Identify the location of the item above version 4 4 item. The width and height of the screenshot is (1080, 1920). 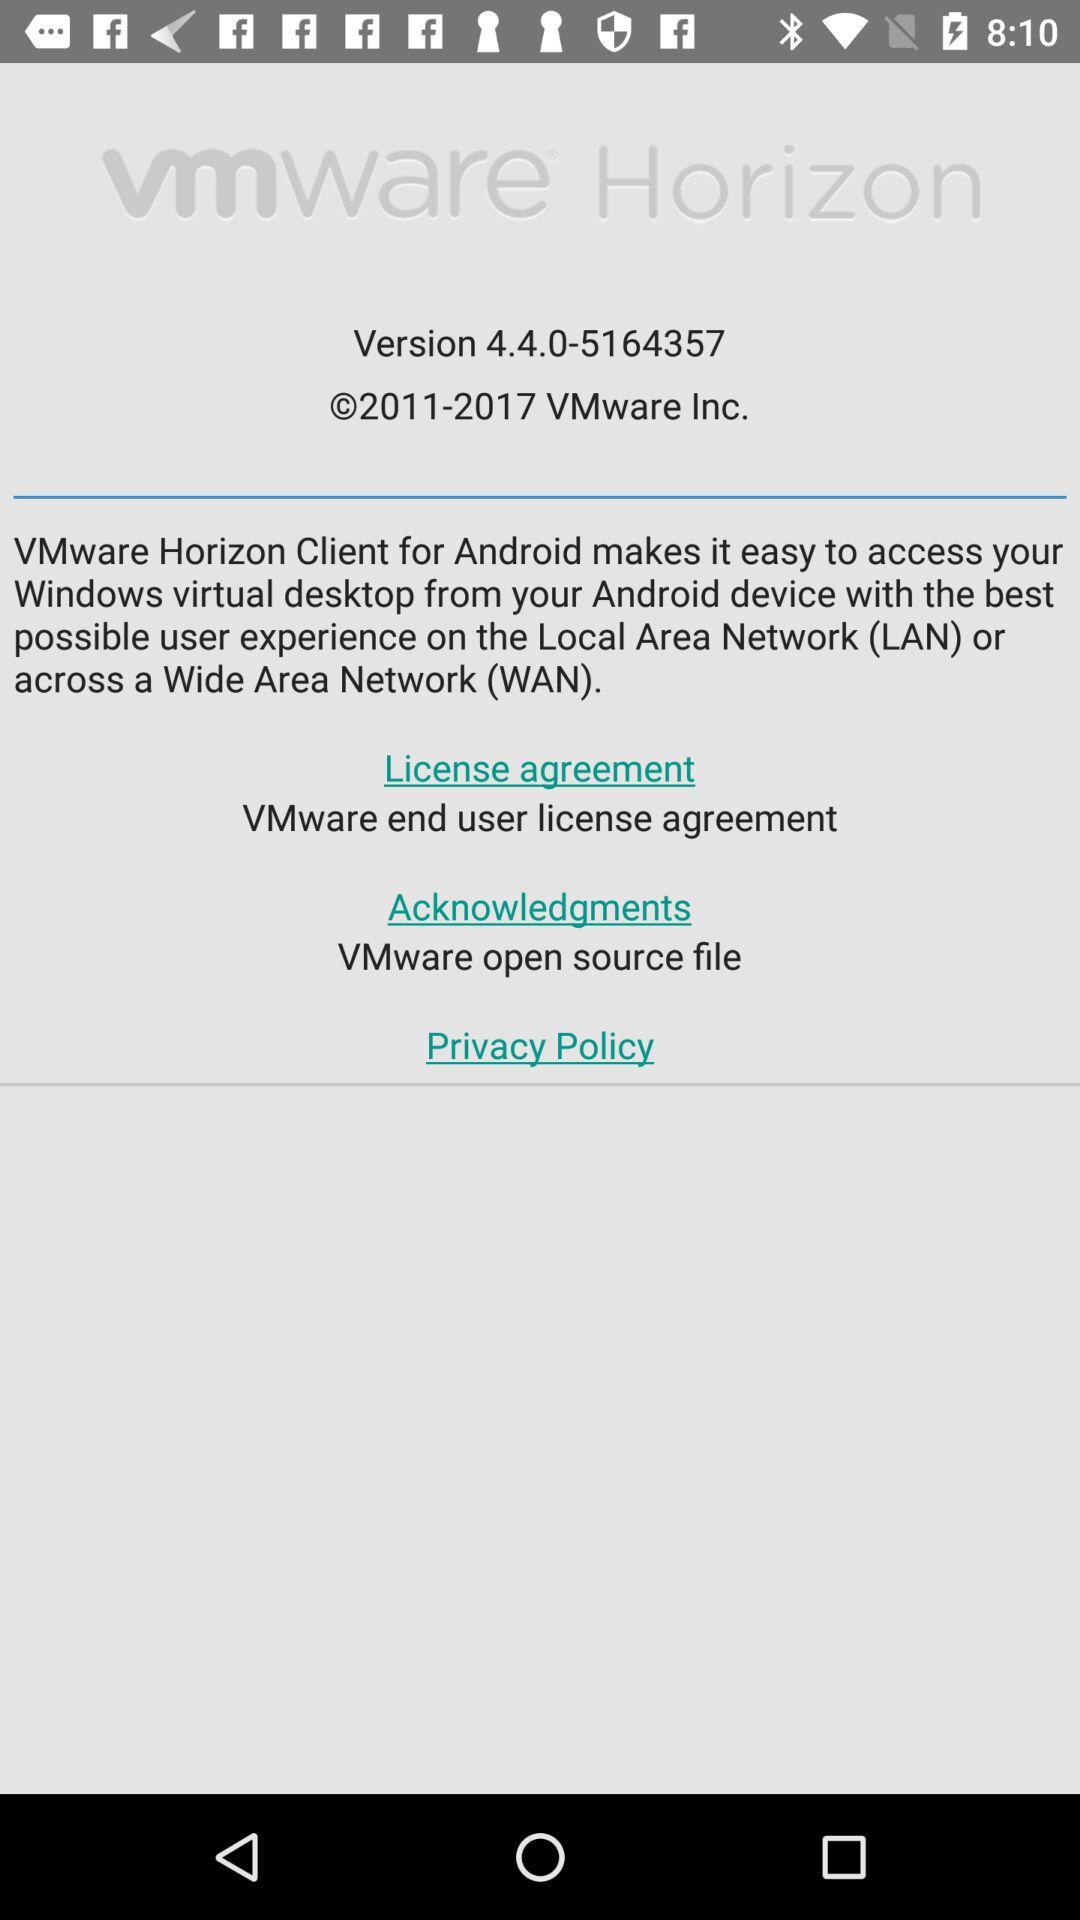
(538, 183).